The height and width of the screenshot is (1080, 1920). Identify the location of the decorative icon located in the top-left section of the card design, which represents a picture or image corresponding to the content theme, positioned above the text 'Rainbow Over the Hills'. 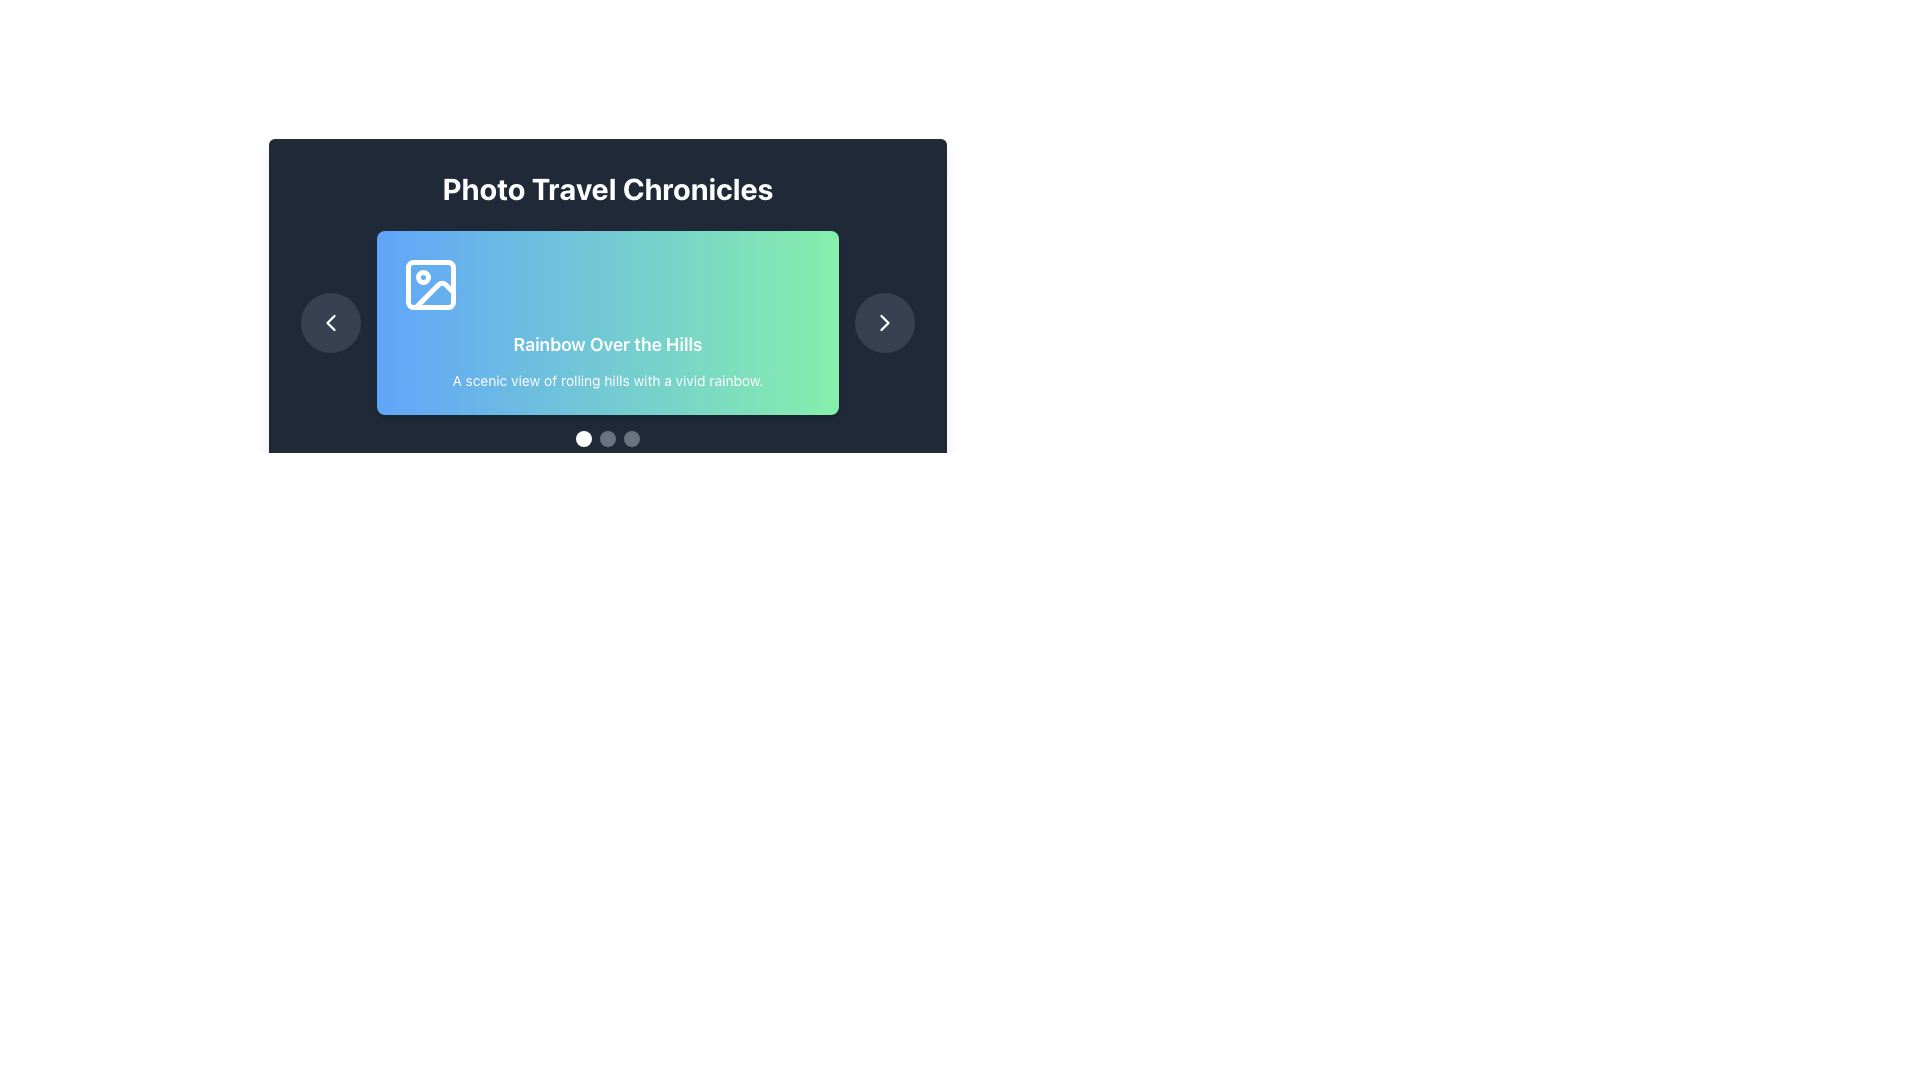
(430, 285).